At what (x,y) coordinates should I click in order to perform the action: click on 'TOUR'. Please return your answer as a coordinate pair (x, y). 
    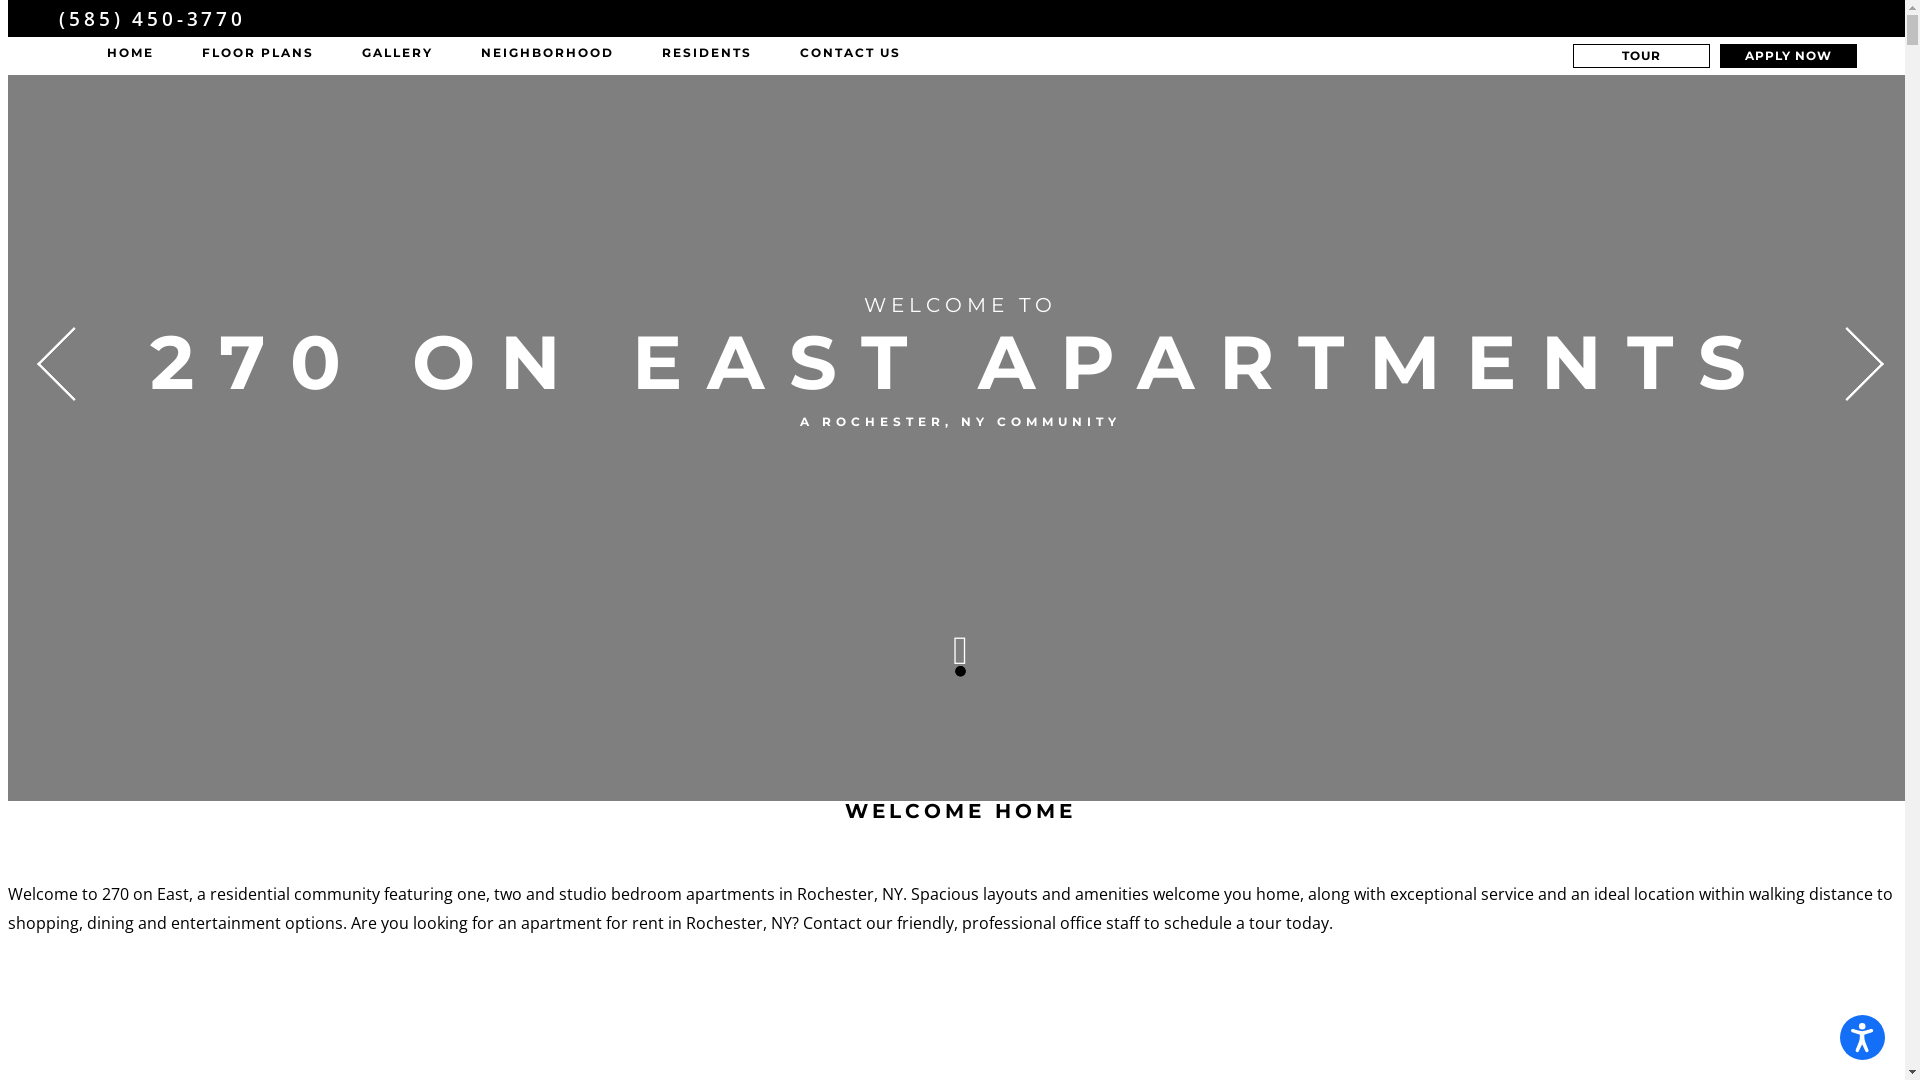
    Looking at the image, I should click on (1641, 55).